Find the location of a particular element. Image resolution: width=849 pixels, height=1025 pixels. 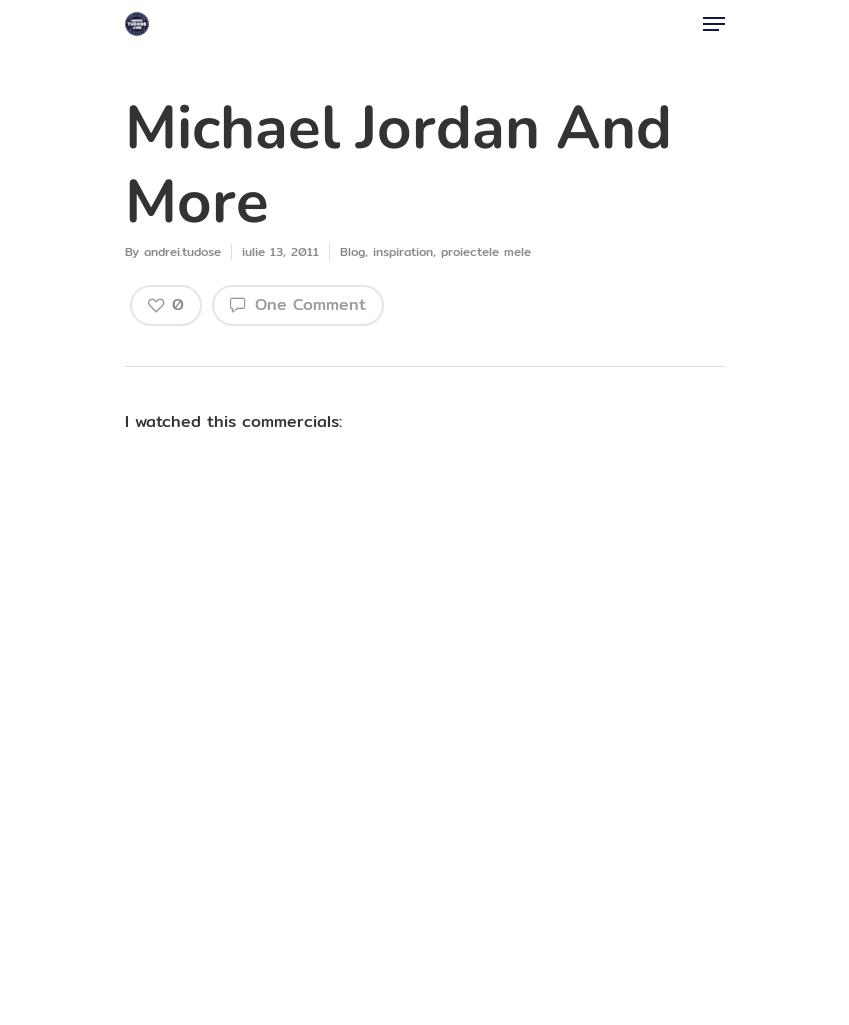

'Michael Jordan and more' is located at coordinates (396, 164).